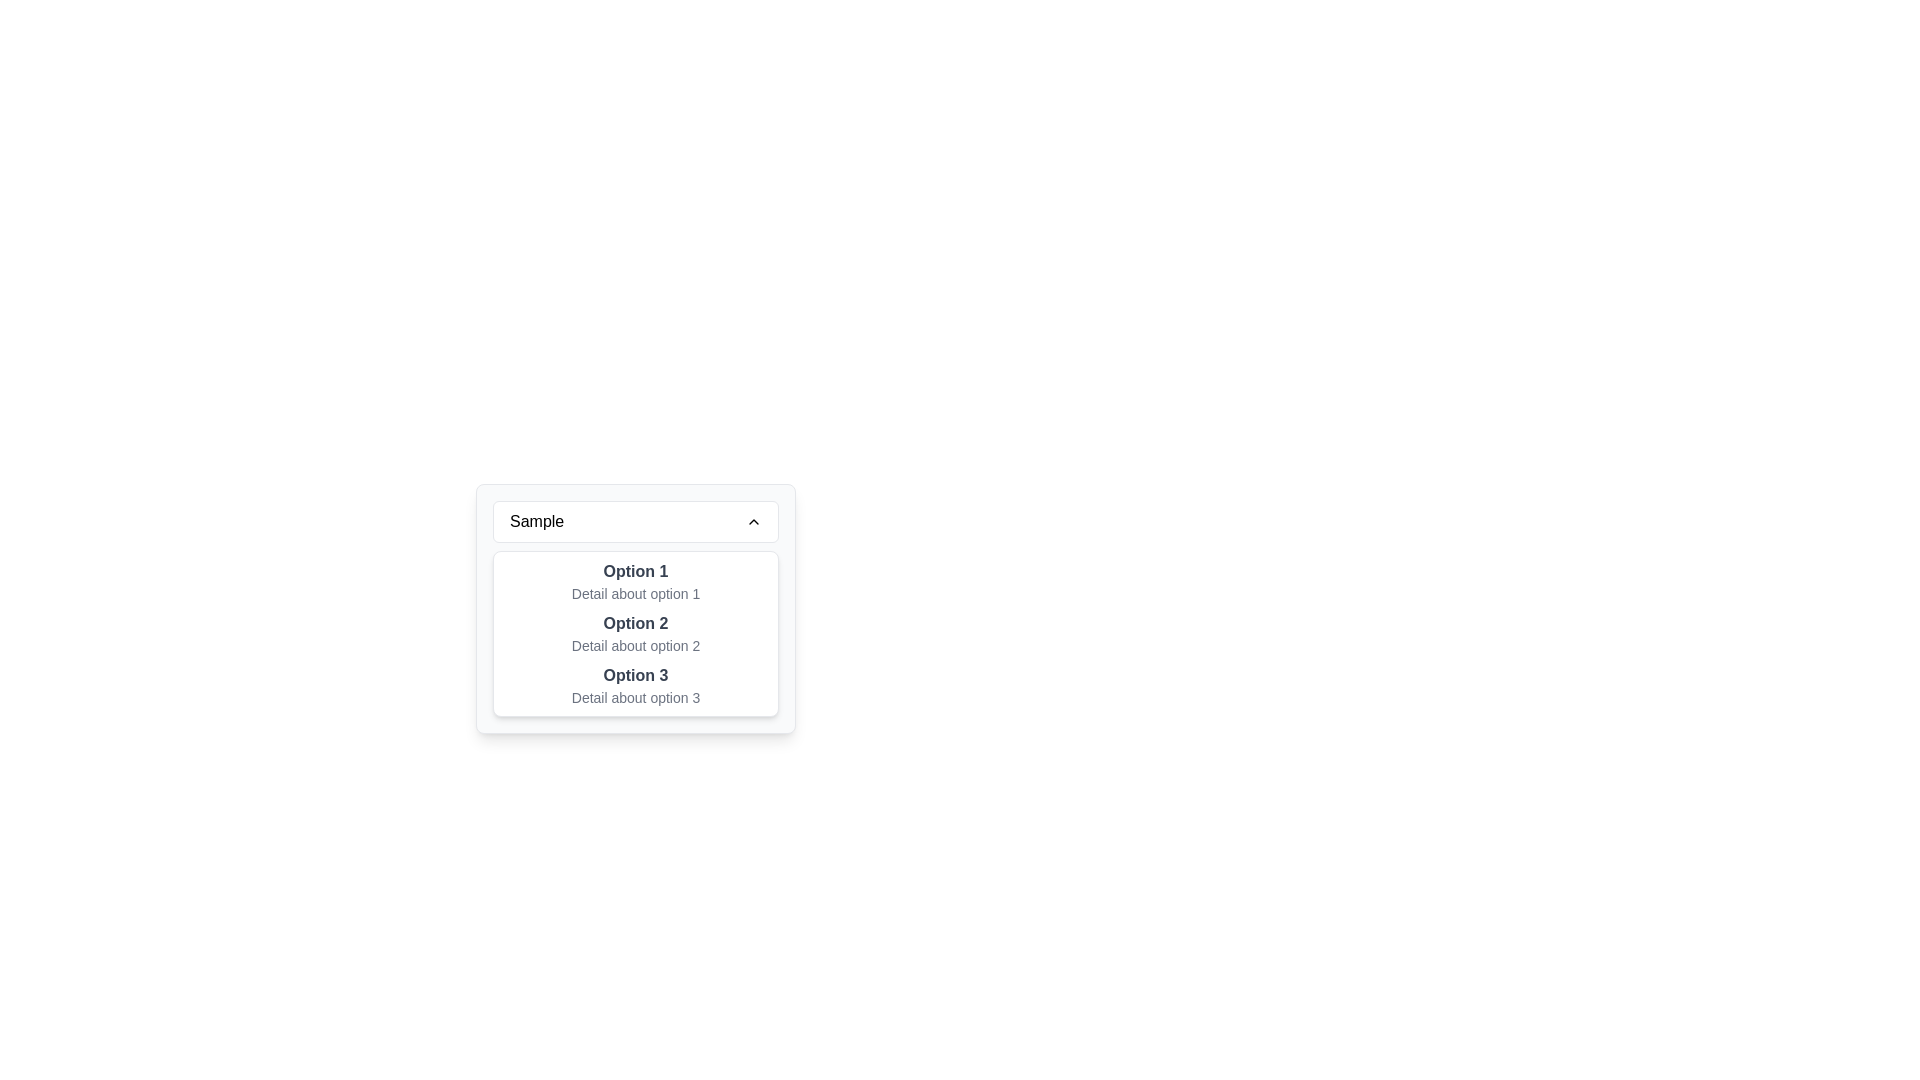 The width and height of the screenshot is (1920, 1080). I want to click on the first list item element that reads 'Option 1' in bold gray font, so click(634, 582).